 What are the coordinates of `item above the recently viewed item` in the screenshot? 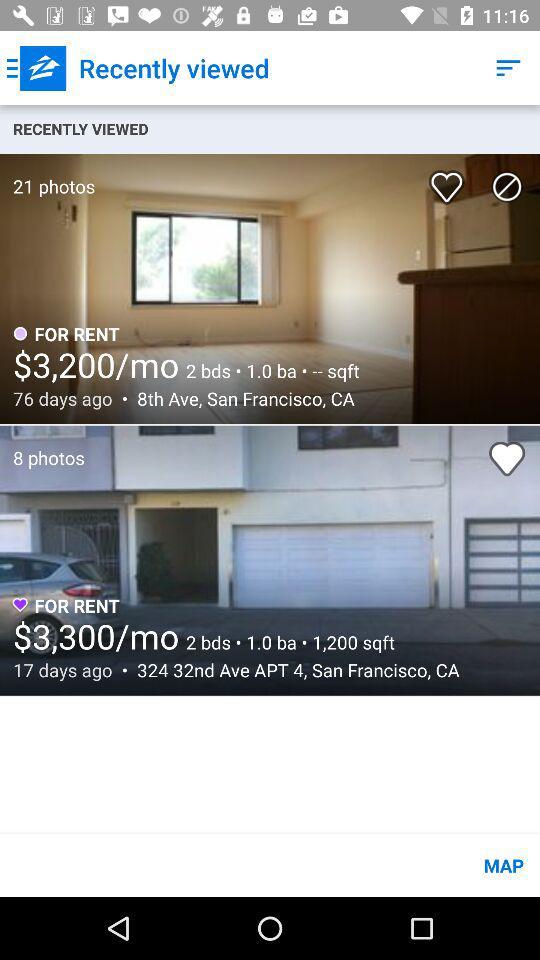 It's located at (36, 68).